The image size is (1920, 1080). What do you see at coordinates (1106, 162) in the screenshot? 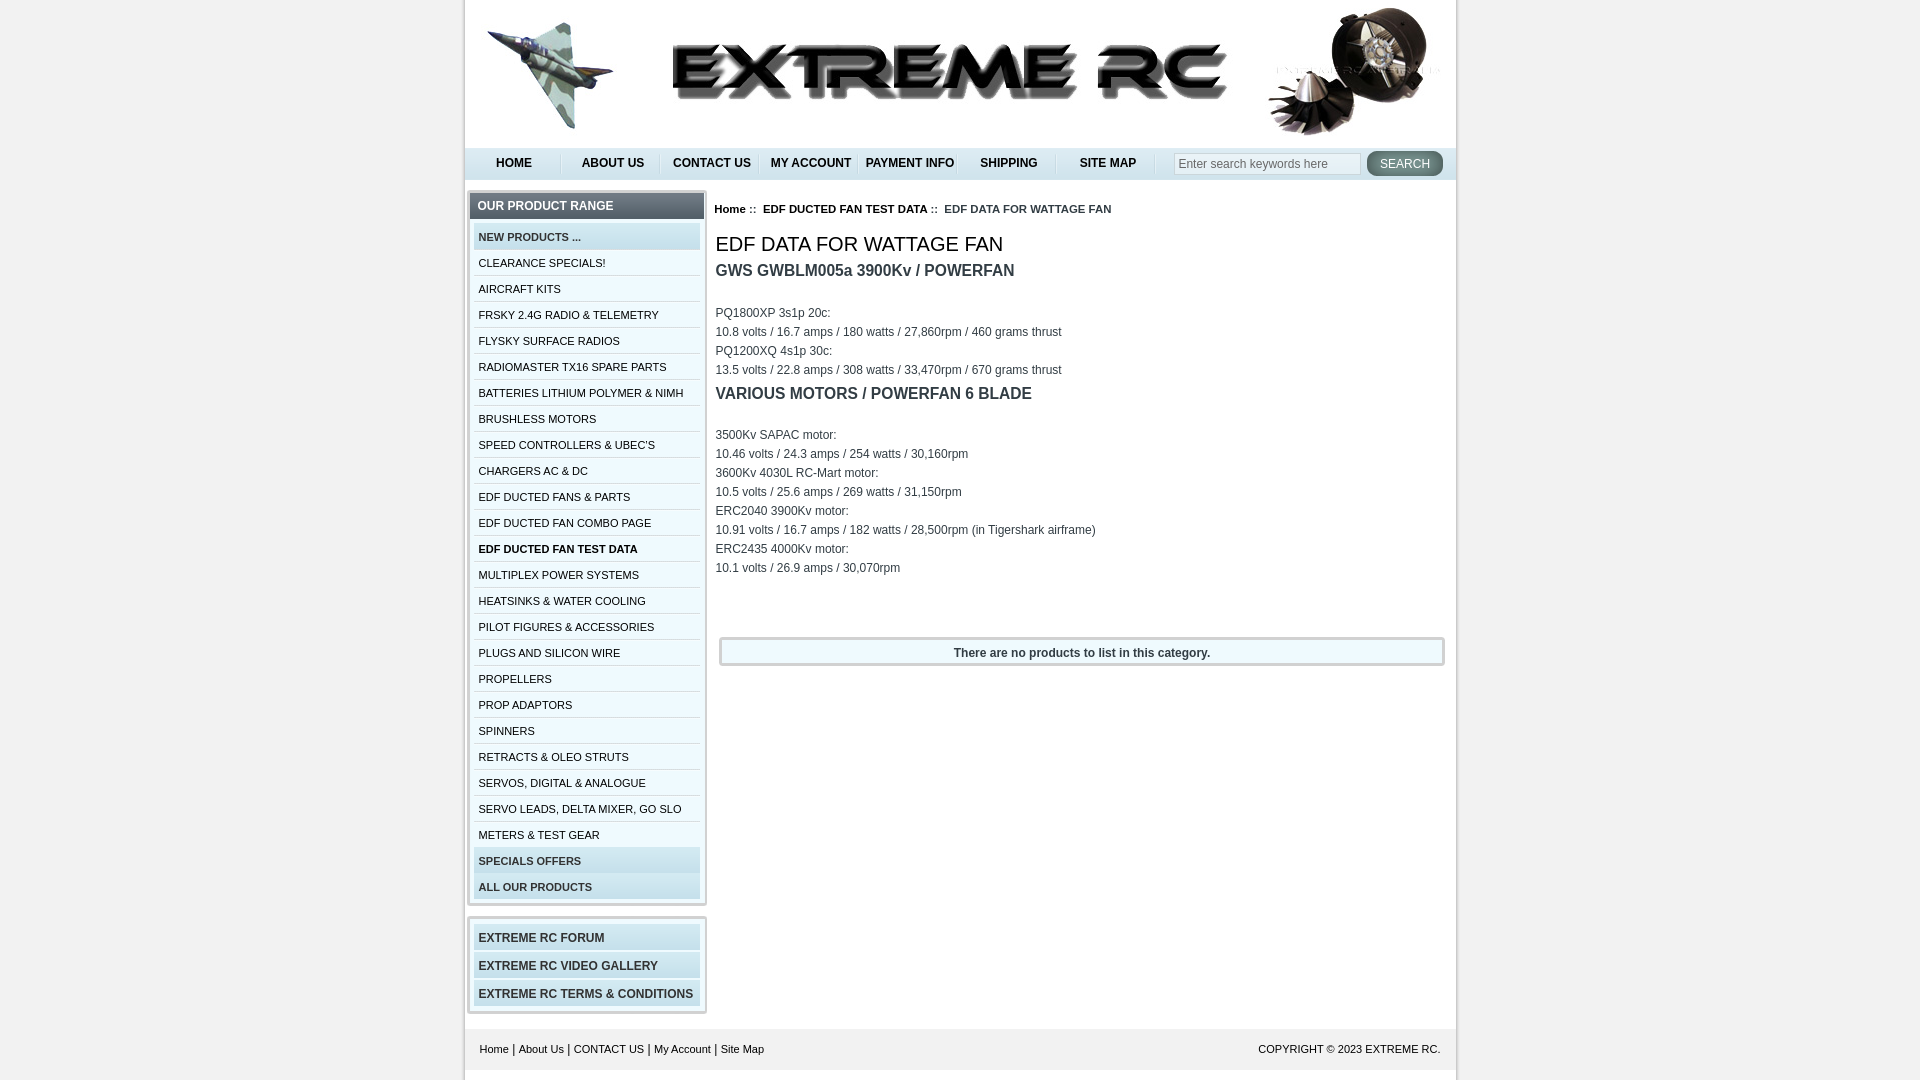
I see `'SITE MAP'` at bounding box center [1106, 162].